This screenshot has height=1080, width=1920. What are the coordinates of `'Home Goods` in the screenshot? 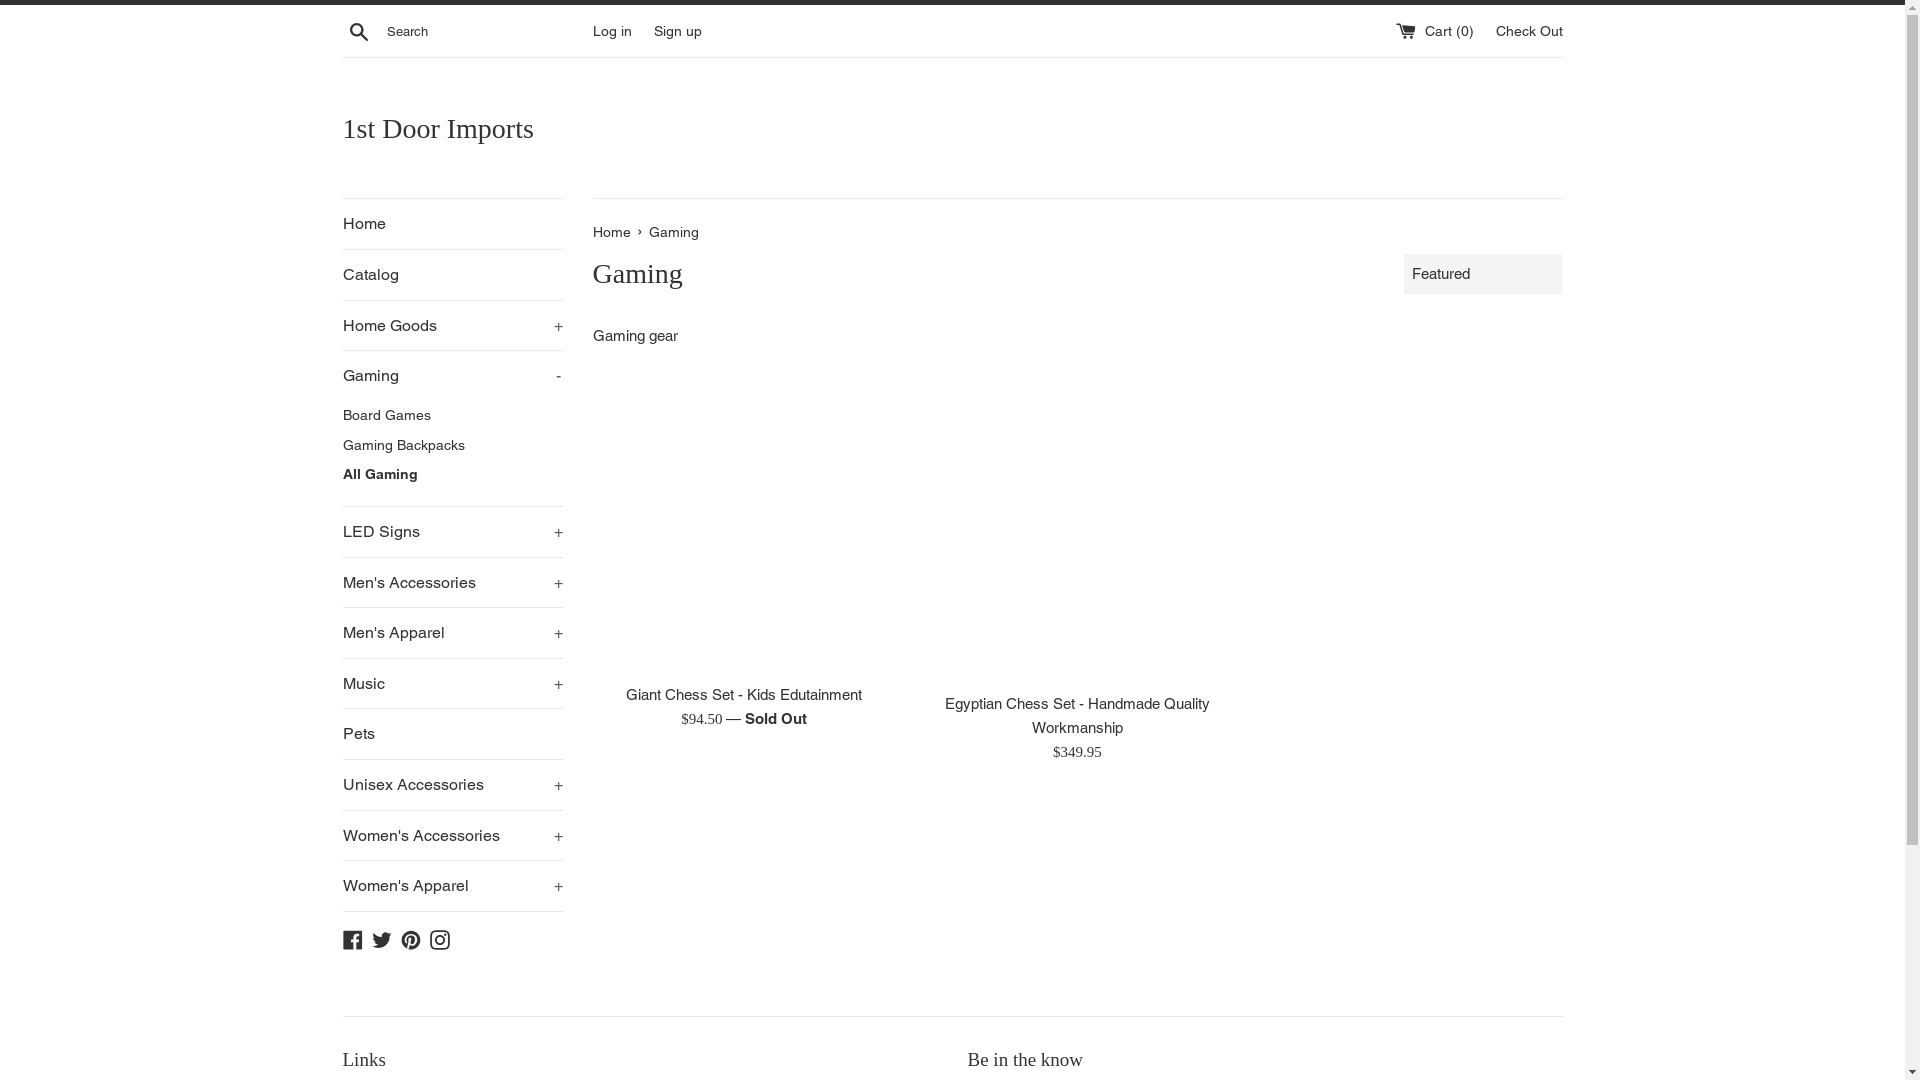 It's located at (341, 325).